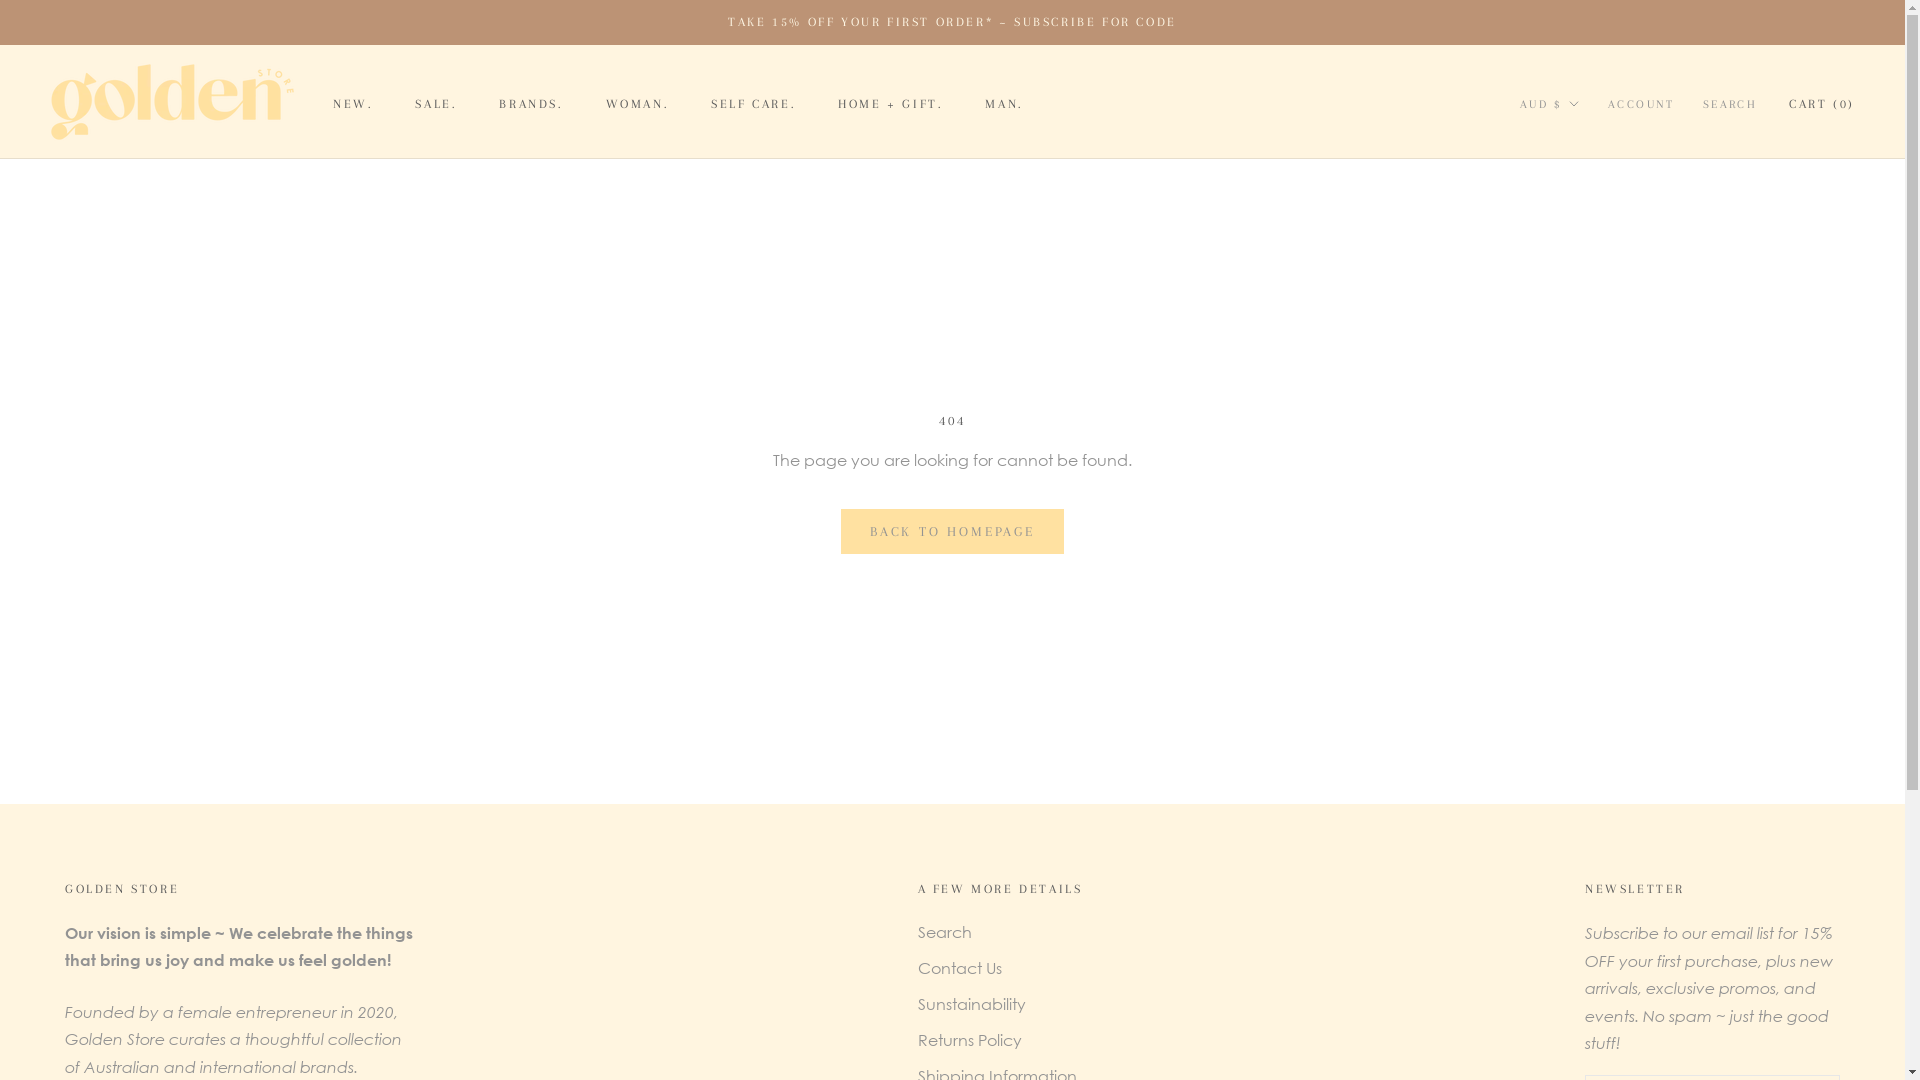 The width and height of the screenshot is (1920, 1080). Describe the element at coordinates (1572, 148) in the screenshot. I see `'AUD'` at that location.